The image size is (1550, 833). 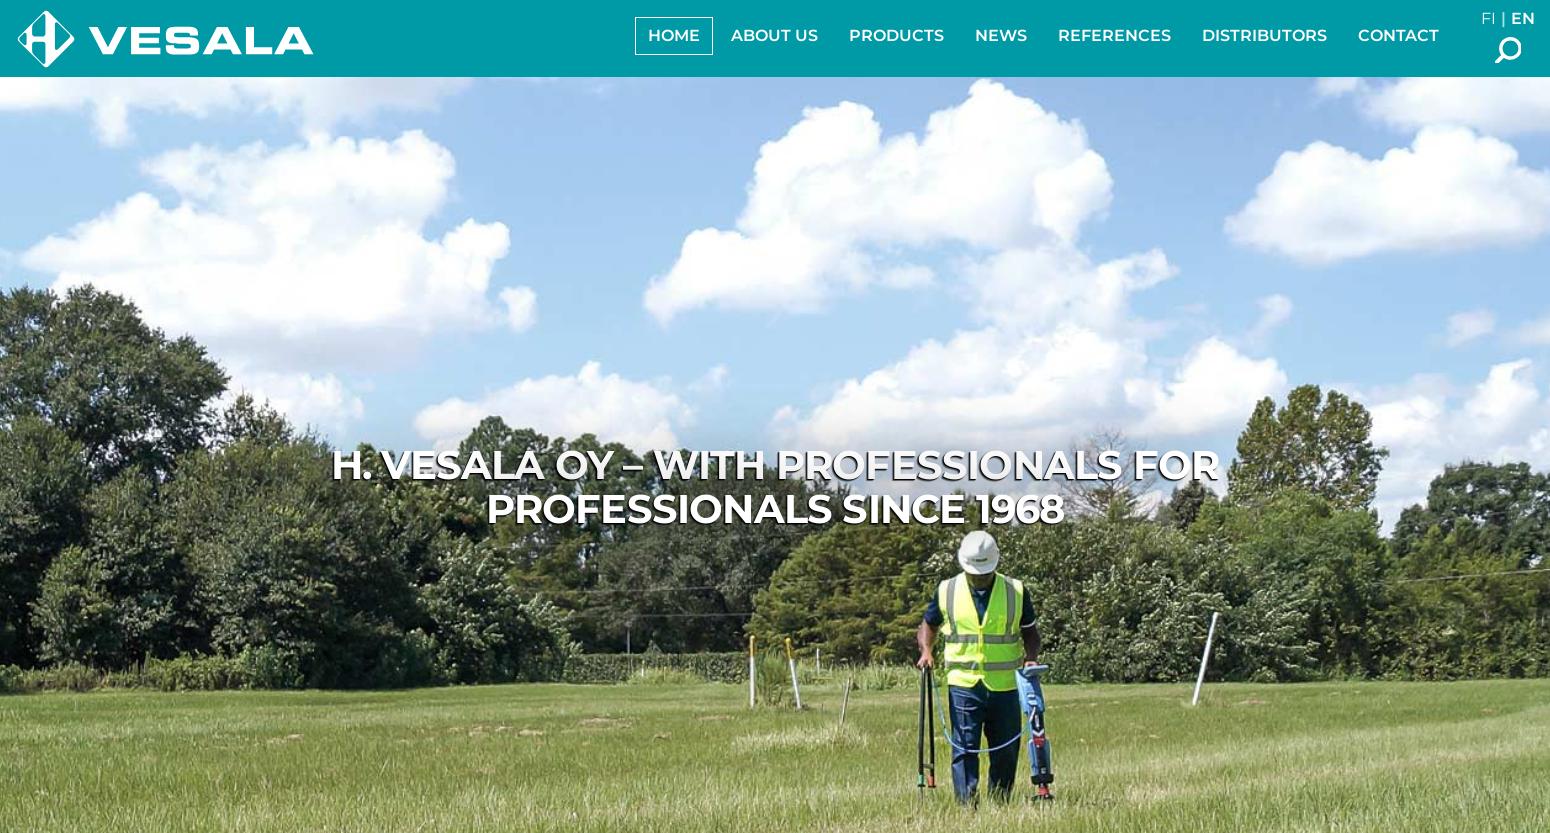 I want to click on 'fi', so click(x=1488, y=18).